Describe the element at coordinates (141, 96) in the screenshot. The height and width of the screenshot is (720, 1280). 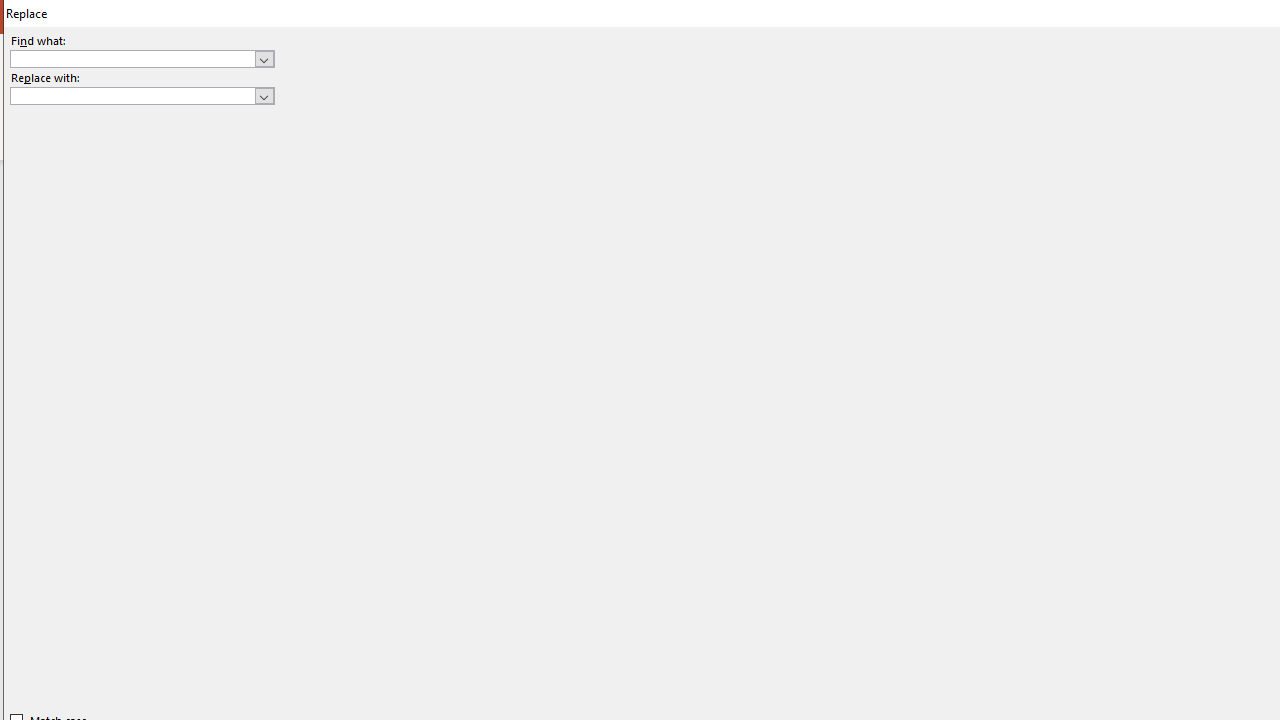
I see `'Replace with'` at that location.